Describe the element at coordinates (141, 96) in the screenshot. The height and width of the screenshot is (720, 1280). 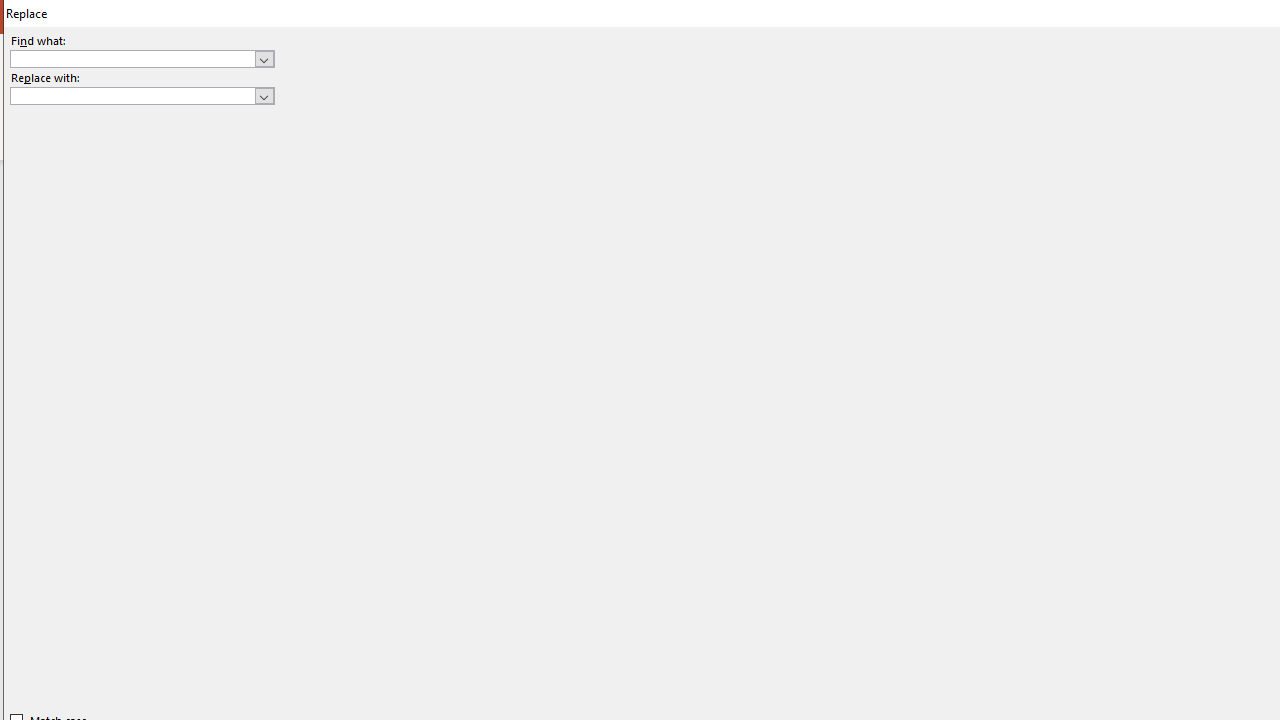
I see `'Replace with'` at that location.